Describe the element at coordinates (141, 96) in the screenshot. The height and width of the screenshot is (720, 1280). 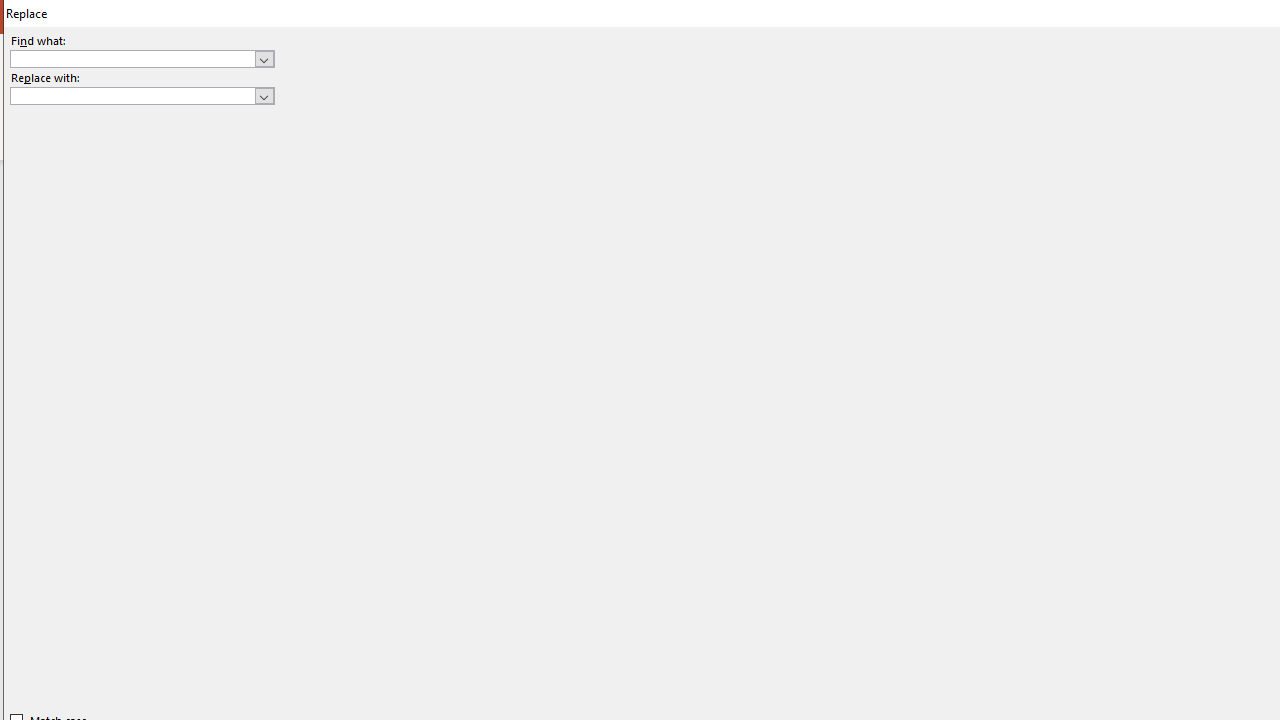
I see `'Replace with'` at that location.